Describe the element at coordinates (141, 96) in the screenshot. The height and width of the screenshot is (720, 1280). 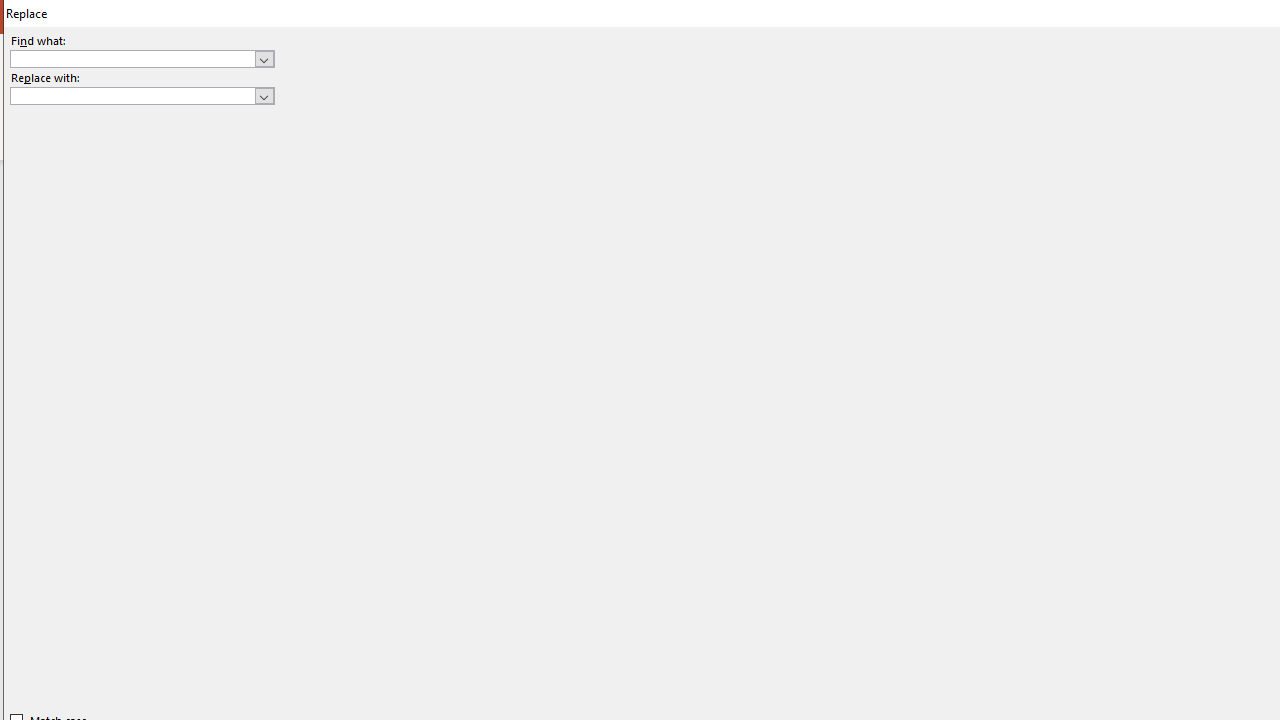
I see `'Replace with'` at that location.